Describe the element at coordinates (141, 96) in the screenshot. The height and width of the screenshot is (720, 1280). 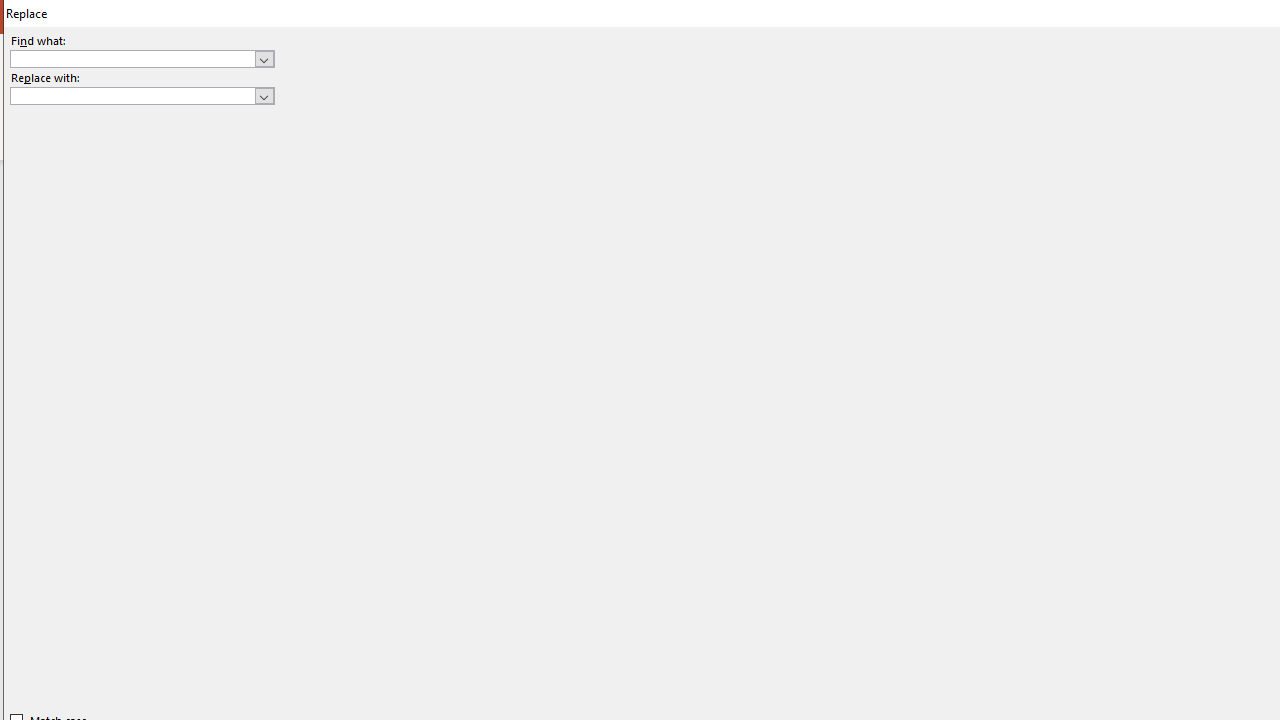
I see `'Replace with'` at that location.